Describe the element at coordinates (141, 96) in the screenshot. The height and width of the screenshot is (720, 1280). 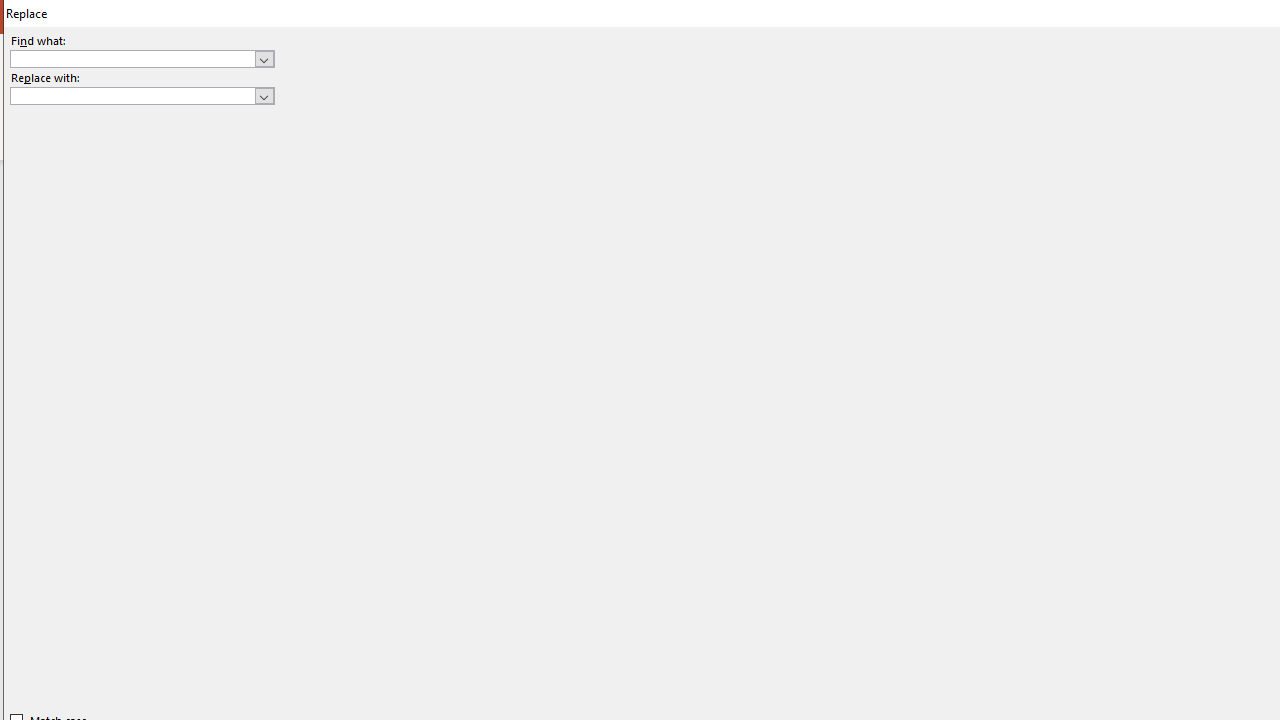
I see `'Replace with'` at that location.